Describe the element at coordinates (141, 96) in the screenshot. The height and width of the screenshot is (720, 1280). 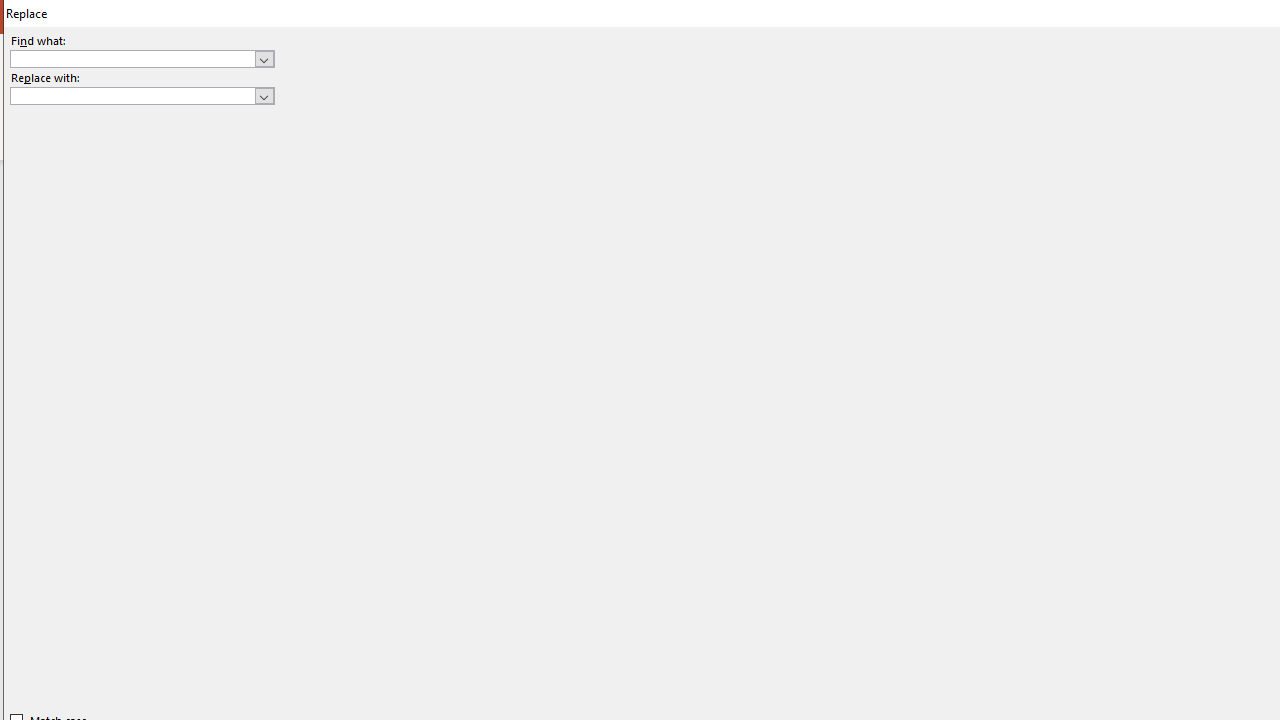
I see `'Replace with'` at that location.